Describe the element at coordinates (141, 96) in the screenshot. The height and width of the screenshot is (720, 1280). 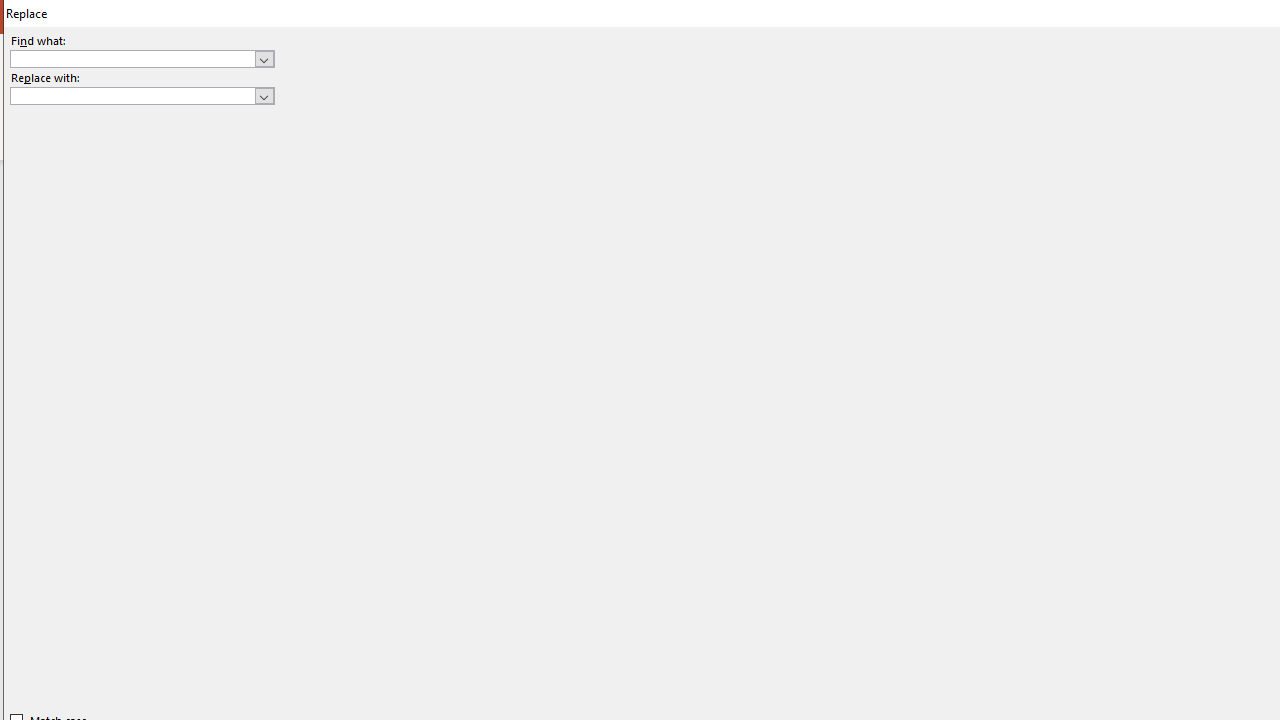
I see `'Replace with'` at that location.